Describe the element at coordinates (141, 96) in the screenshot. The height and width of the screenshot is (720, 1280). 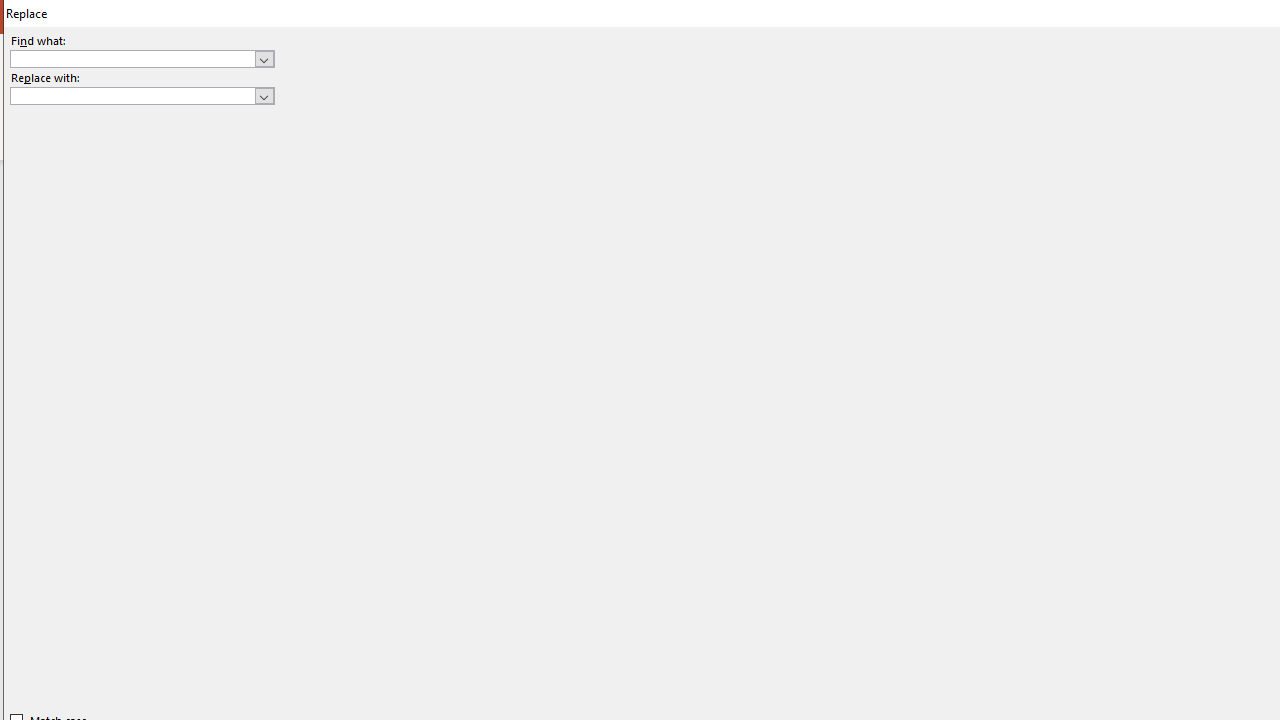
I see `'Replace with'` at that location.